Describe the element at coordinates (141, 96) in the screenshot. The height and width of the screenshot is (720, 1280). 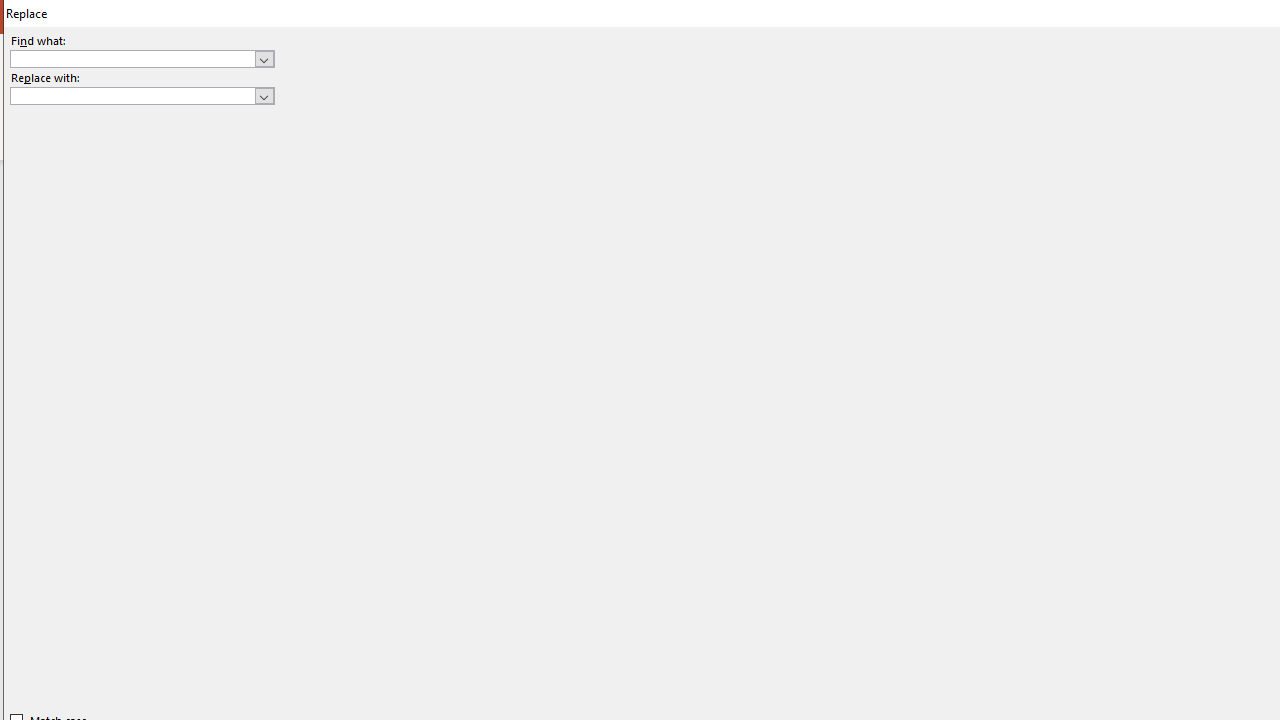
I see `'Replace with'` at that location.